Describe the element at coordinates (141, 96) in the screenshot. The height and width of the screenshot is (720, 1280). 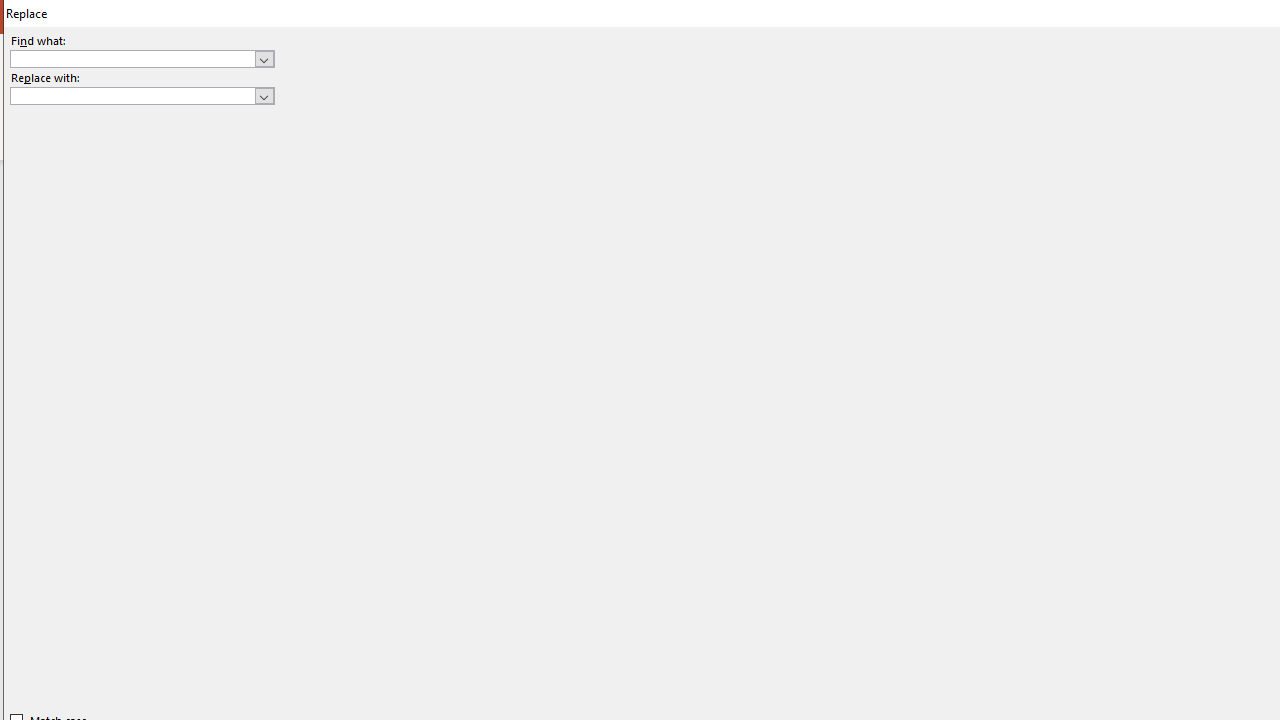
I see `'Replace with'` at that location.